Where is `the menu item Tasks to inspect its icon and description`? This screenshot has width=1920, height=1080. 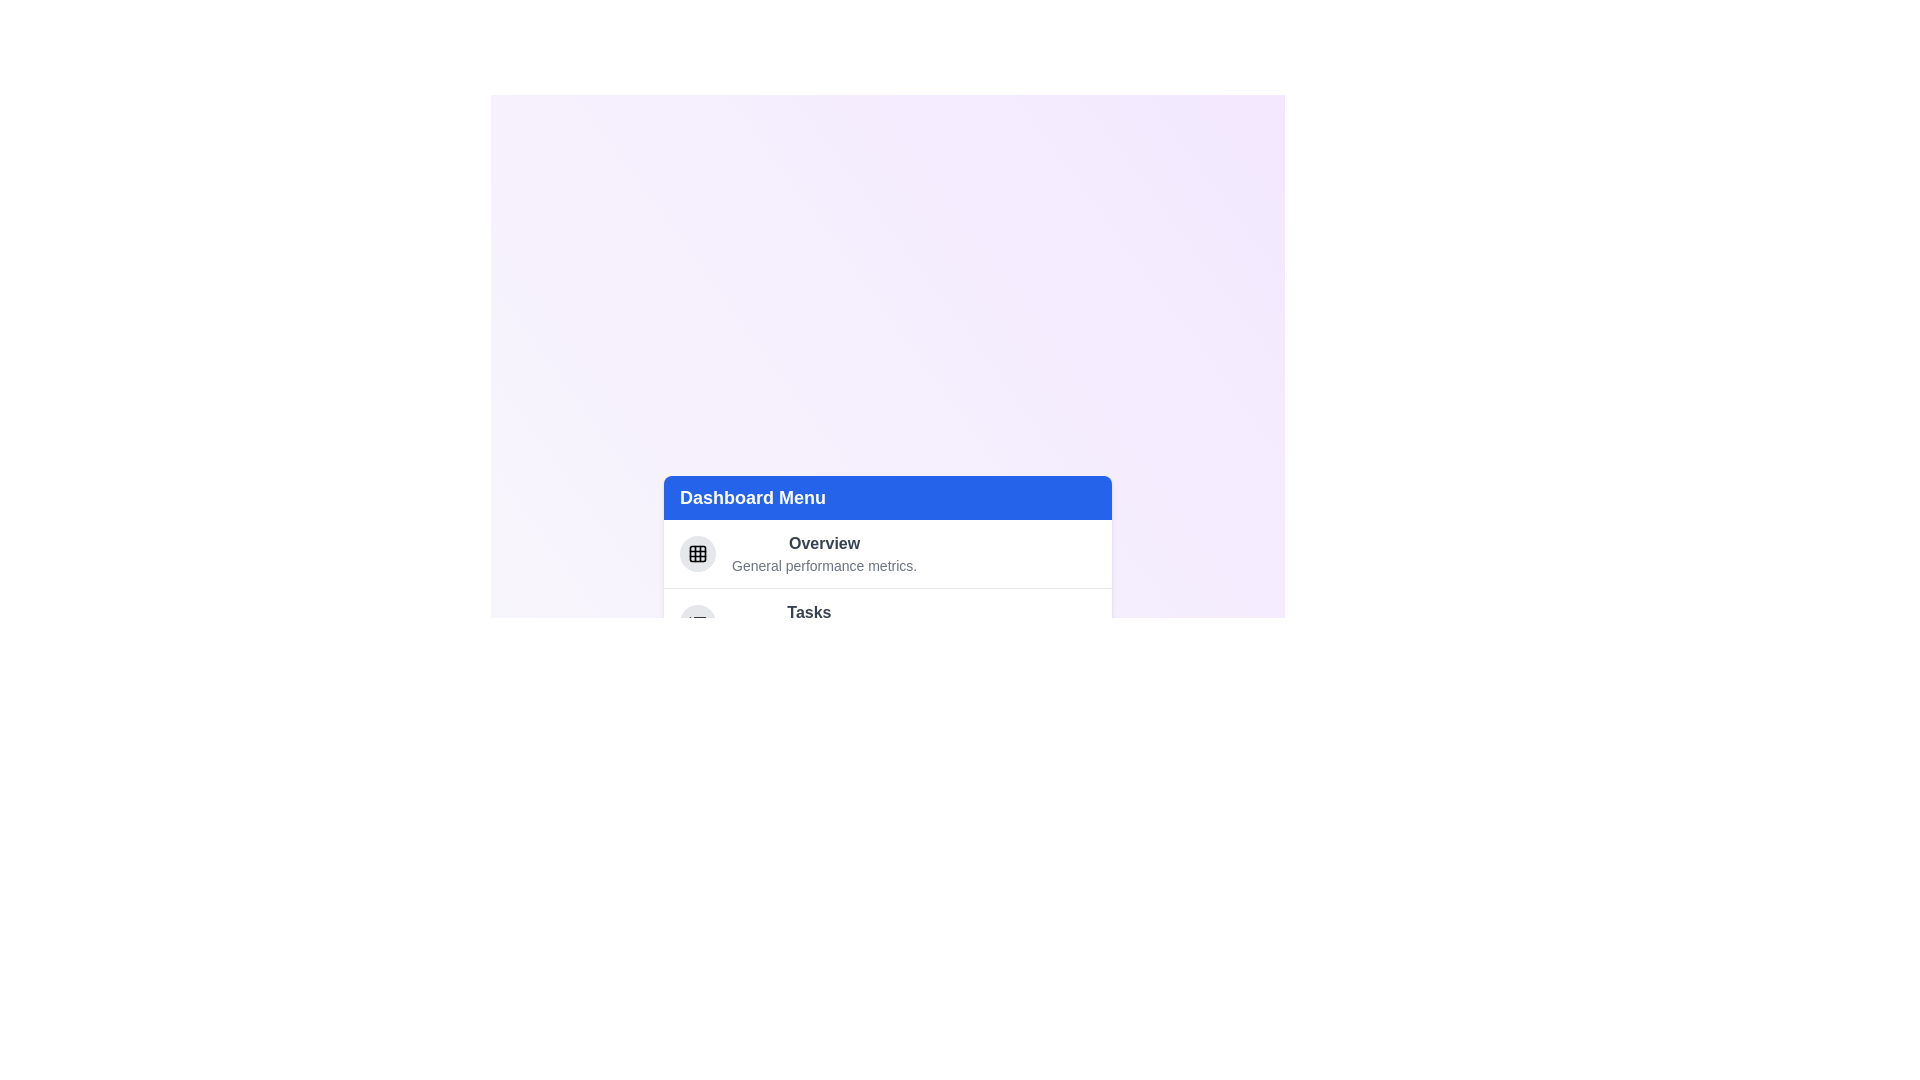
the menu item Tasks to inspect its icon and description is located at coordinates (697, 621).